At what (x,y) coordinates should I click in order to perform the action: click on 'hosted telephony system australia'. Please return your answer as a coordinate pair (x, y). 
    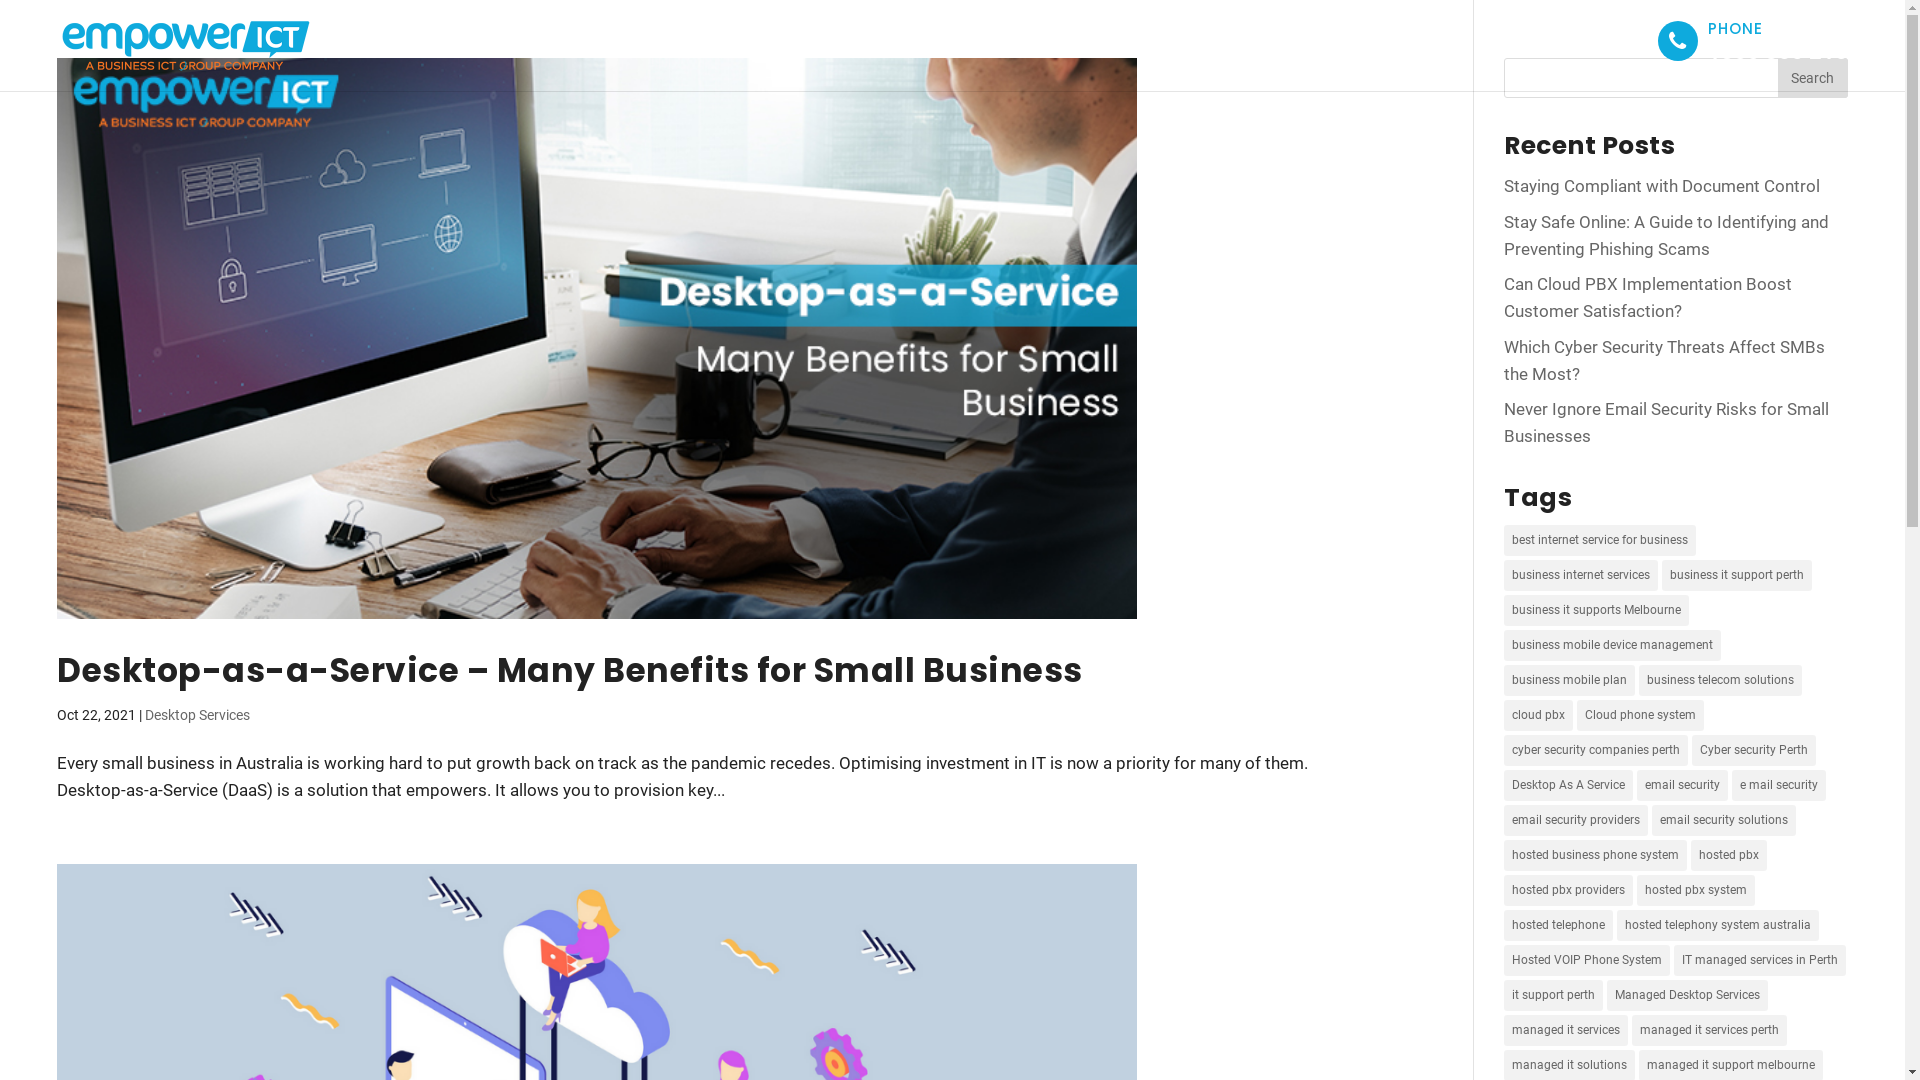
    Looking at the image, I should click on (1717, 925).